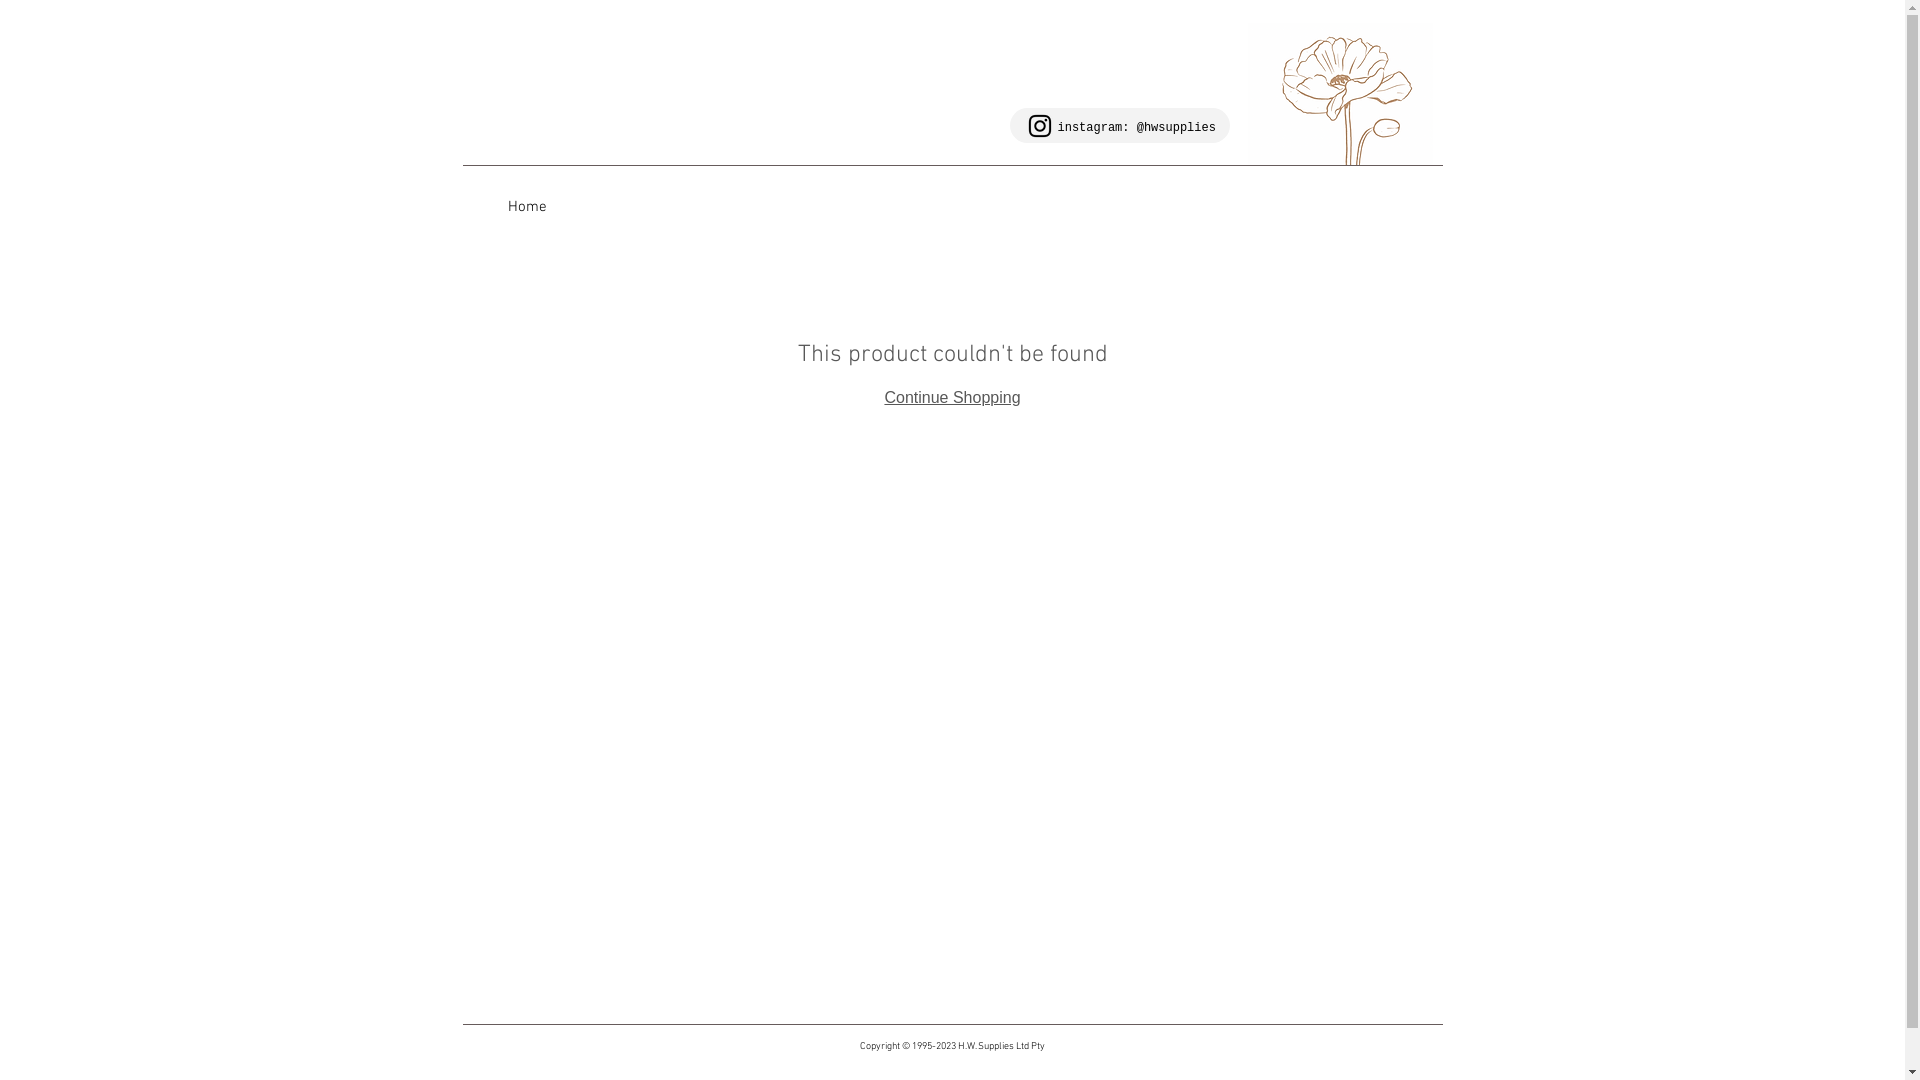 The height and width of the screenshot is (1080, 1920). Describe the element at coordinates (1137, 127) in the screenshot. I see `'instagram: @hwsupplies'` at that location.